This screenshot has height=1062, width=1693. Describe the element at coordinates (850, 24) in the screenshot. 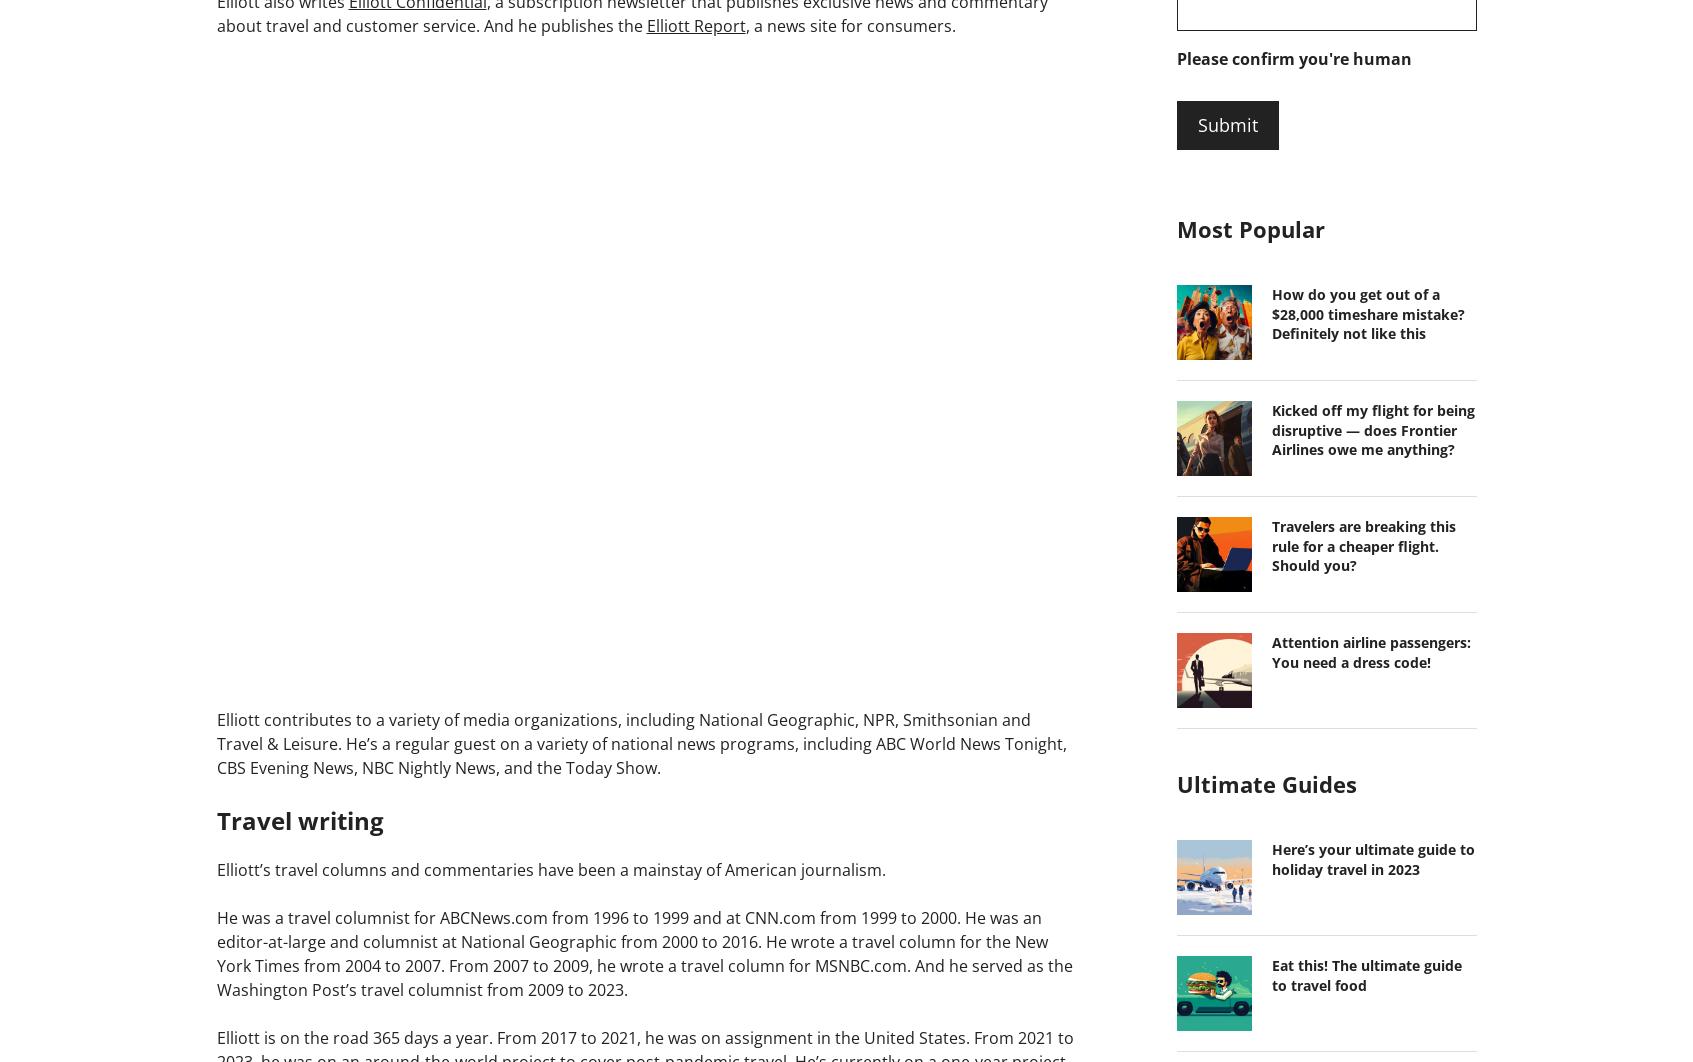

I see `', a news site for consumers.'` at that location.